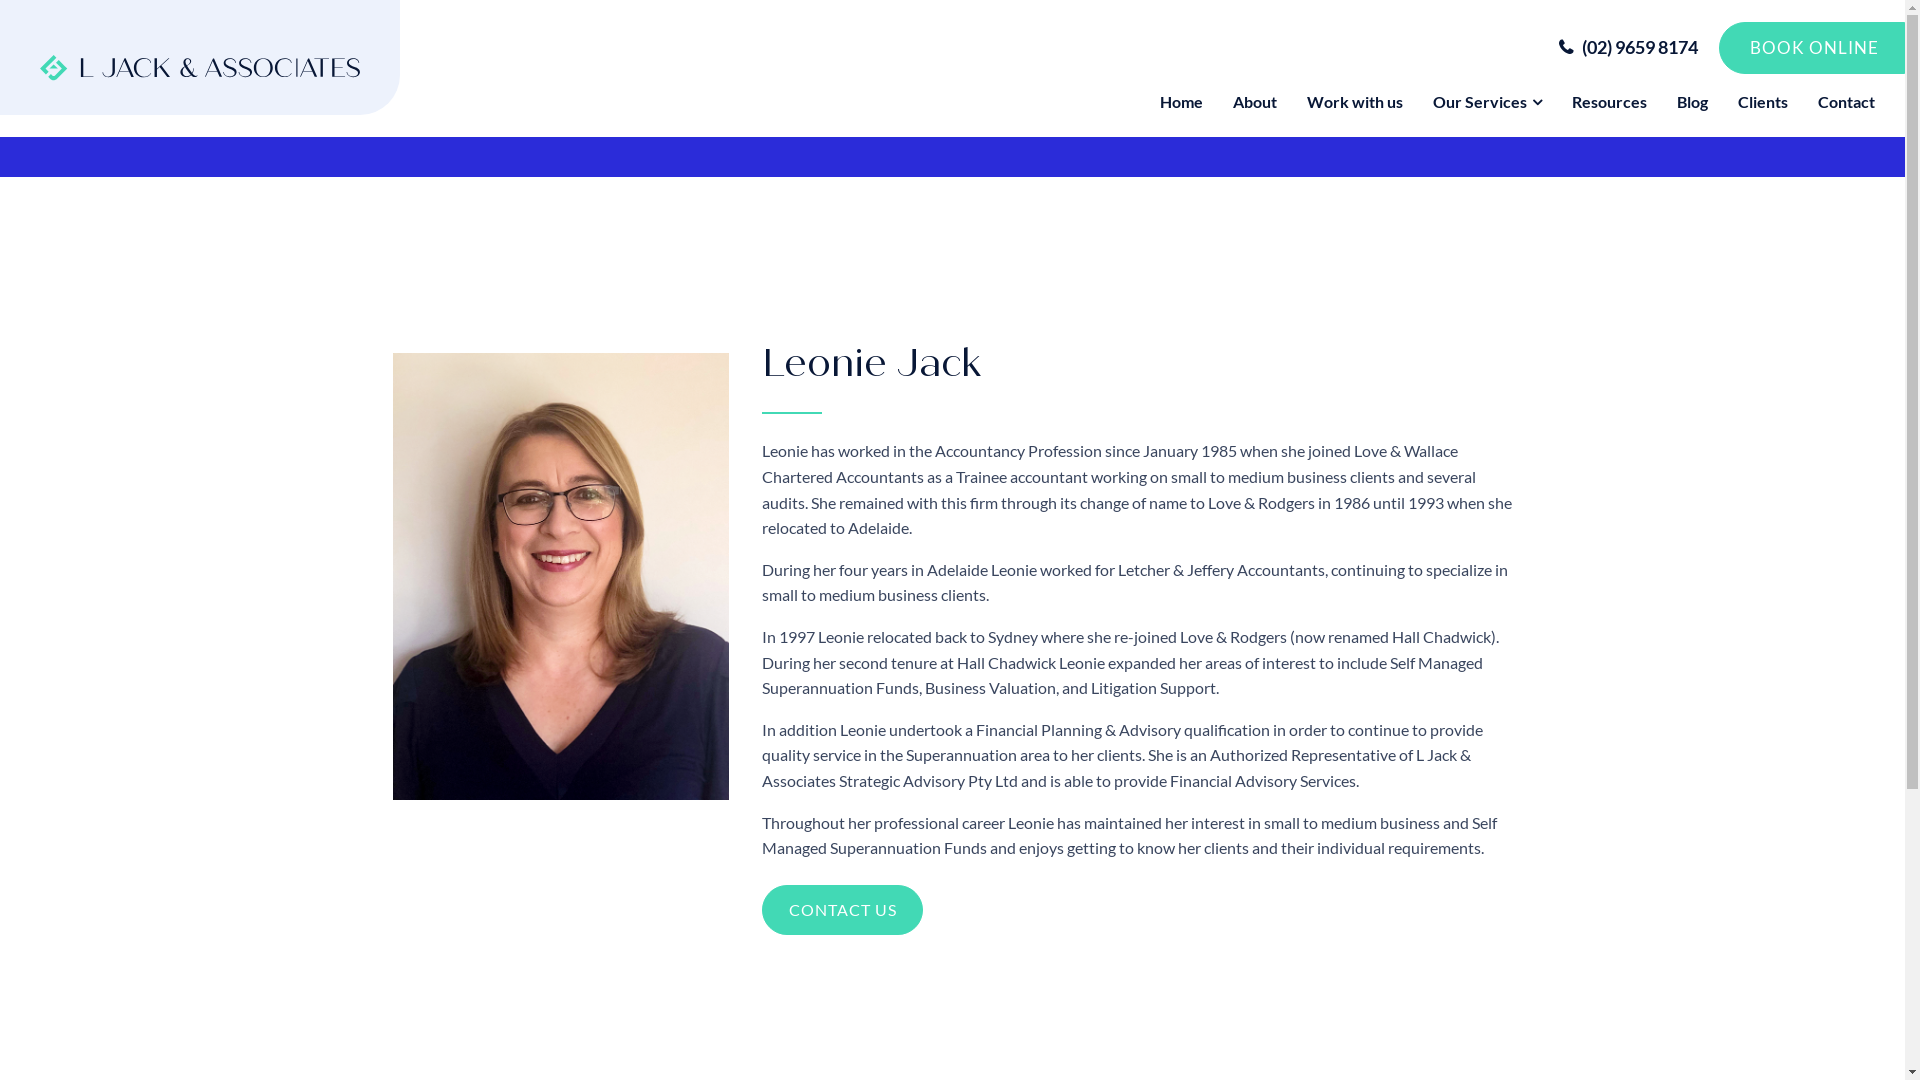 The width and height of the screenshot is (1920, 1080). I want to click on 'Contact', so click(1845, 101).